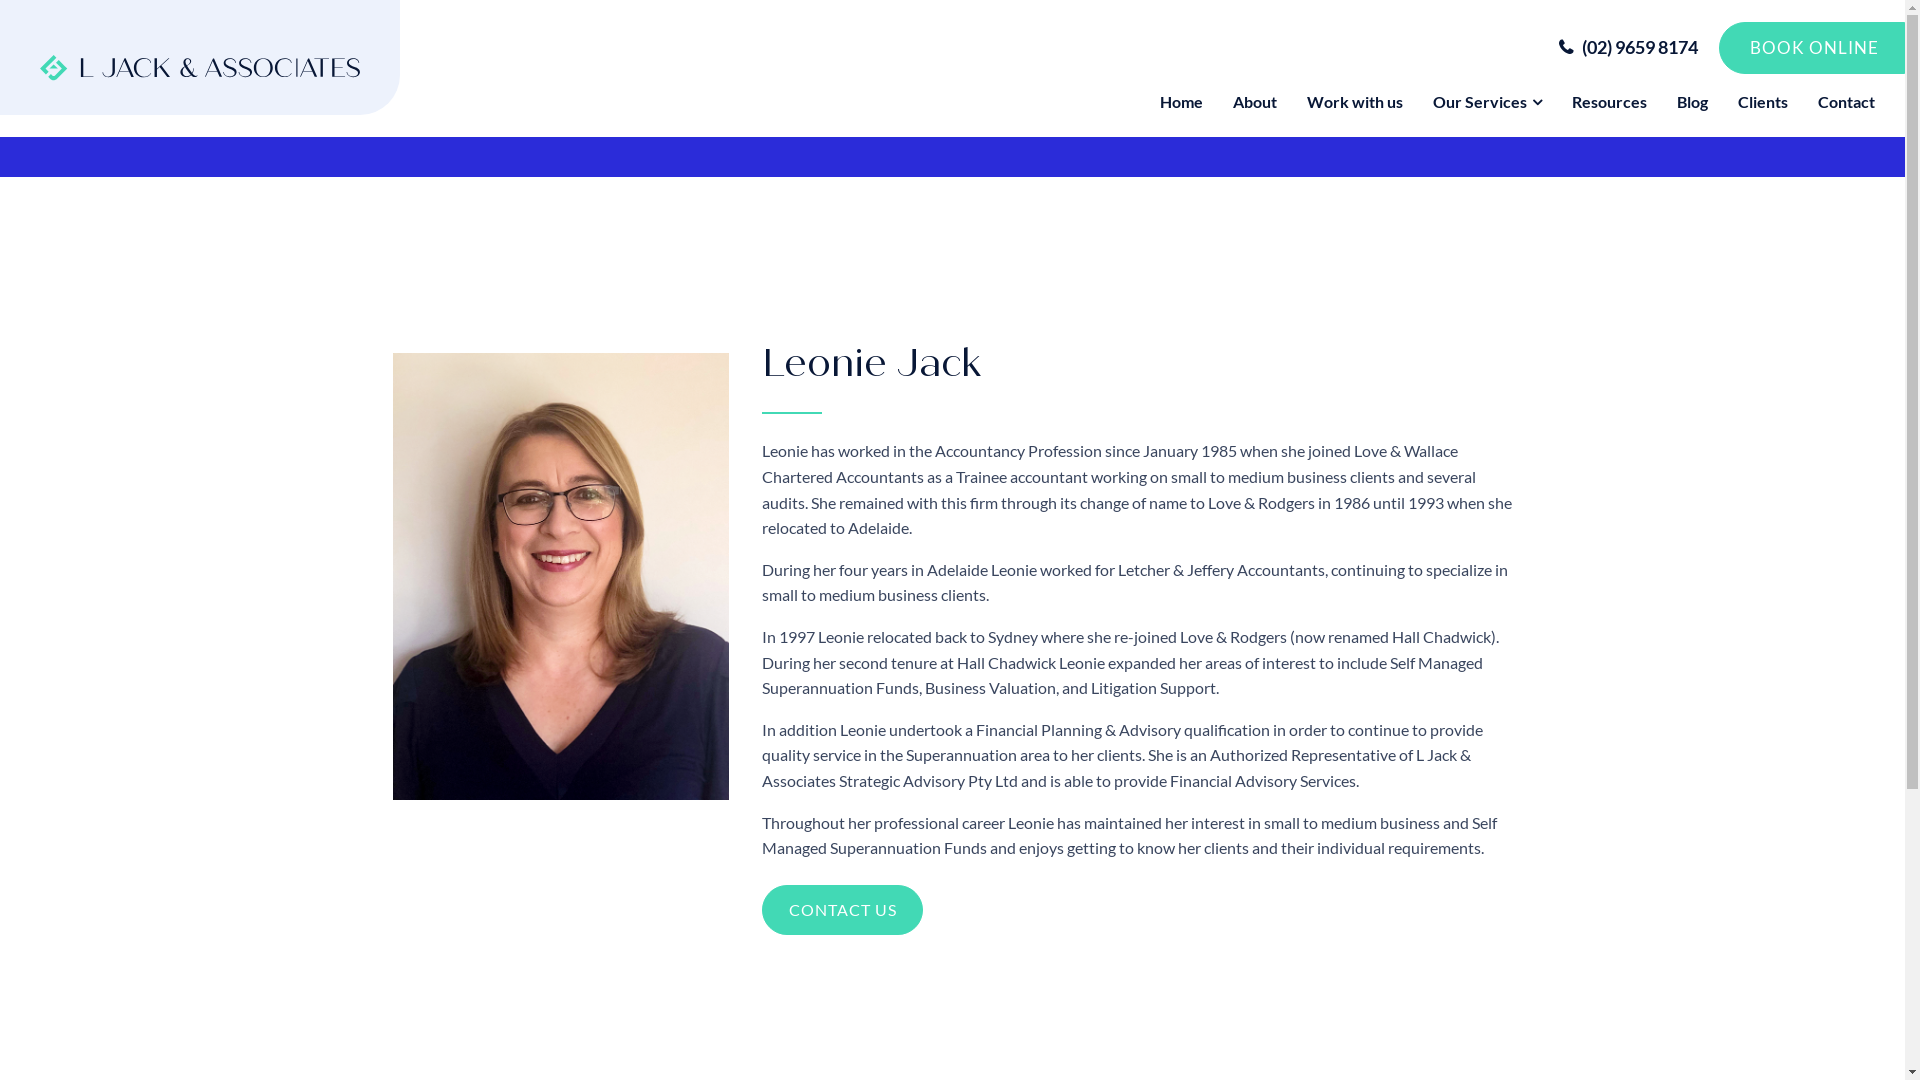 The width and height of the screenshot is (1920, 1080). I want to click on 'Contact', so click(1845, 101).